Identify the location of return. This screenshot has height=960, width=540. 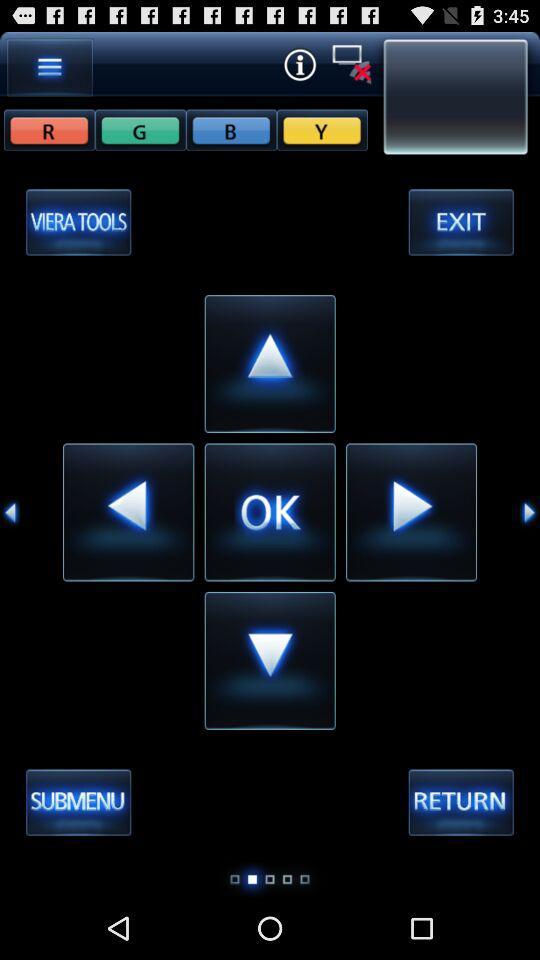
(461, 803).